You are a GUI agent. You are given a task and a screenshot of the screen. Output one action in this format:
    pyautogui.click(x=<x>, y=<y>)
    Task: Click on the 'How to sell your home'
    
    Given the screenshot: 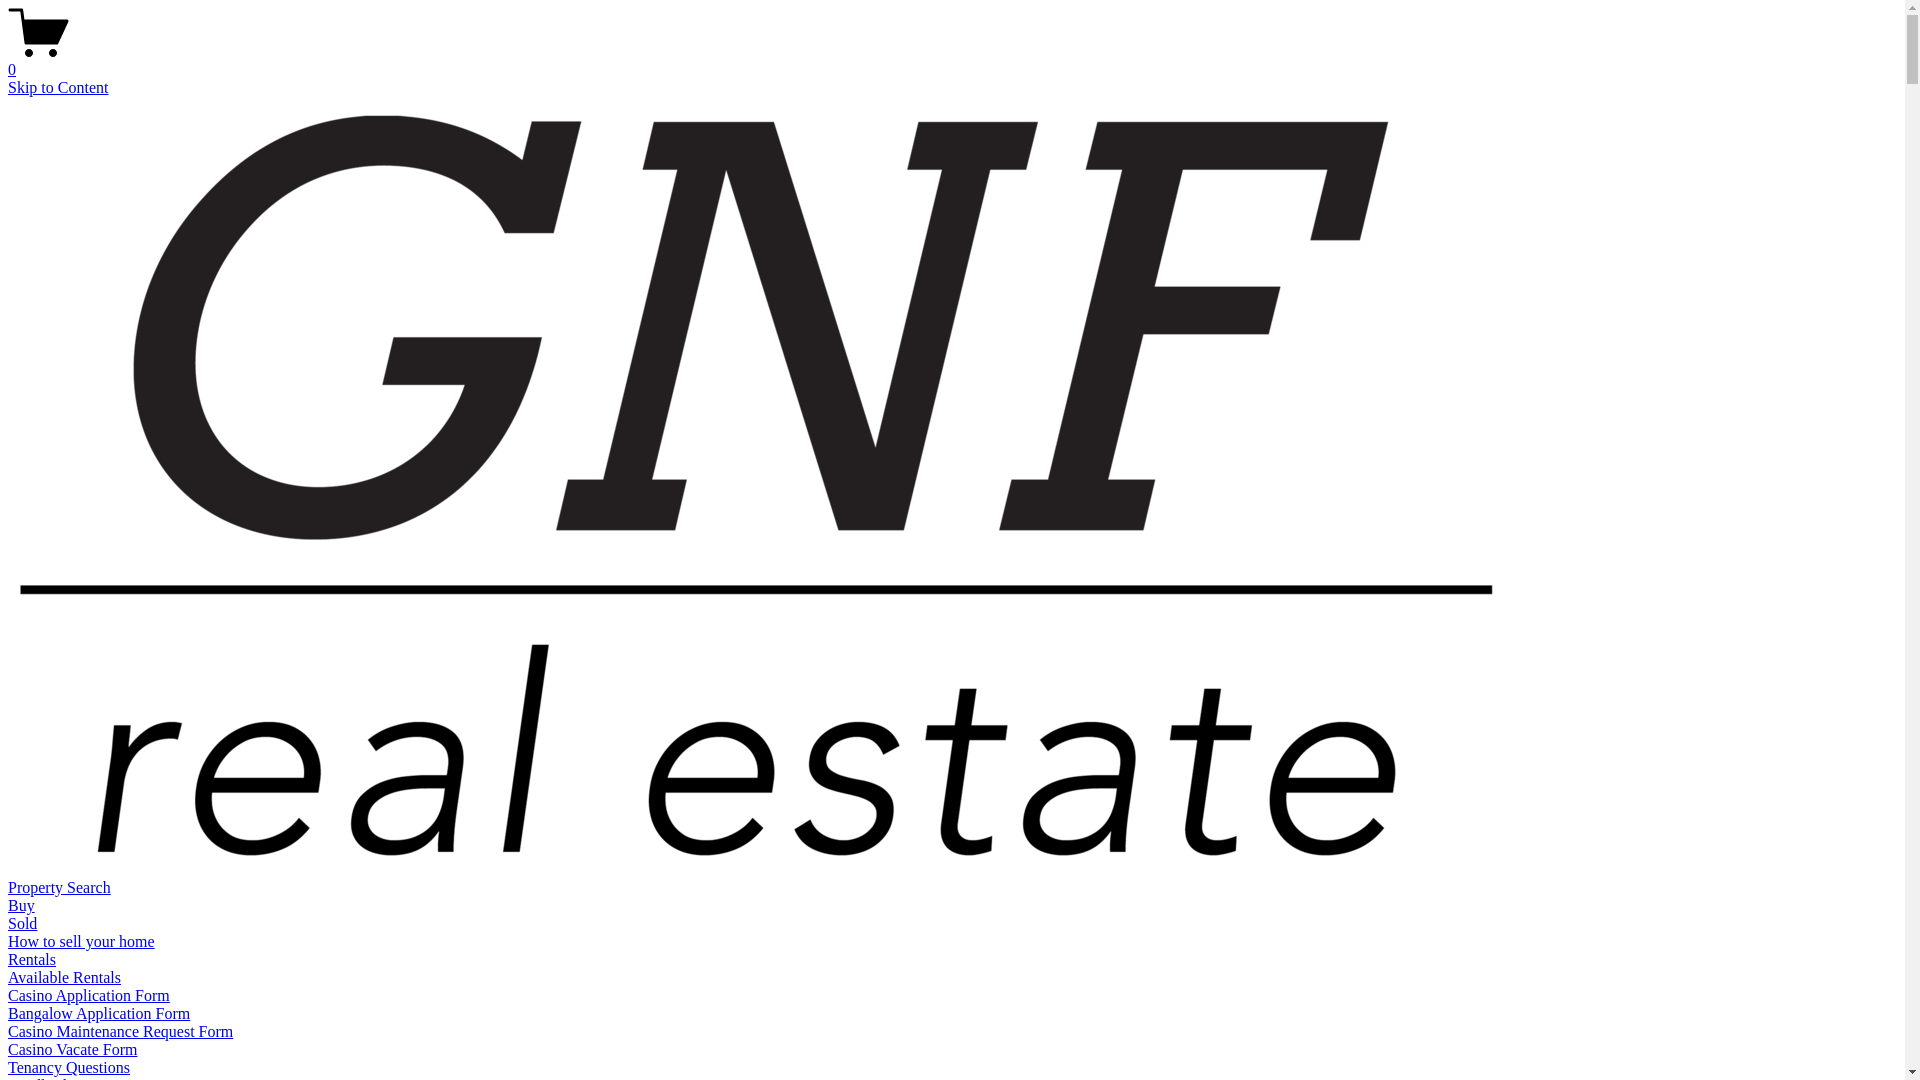 What is the action you would take?
    pyautogui.click(x=80, y=941)
    